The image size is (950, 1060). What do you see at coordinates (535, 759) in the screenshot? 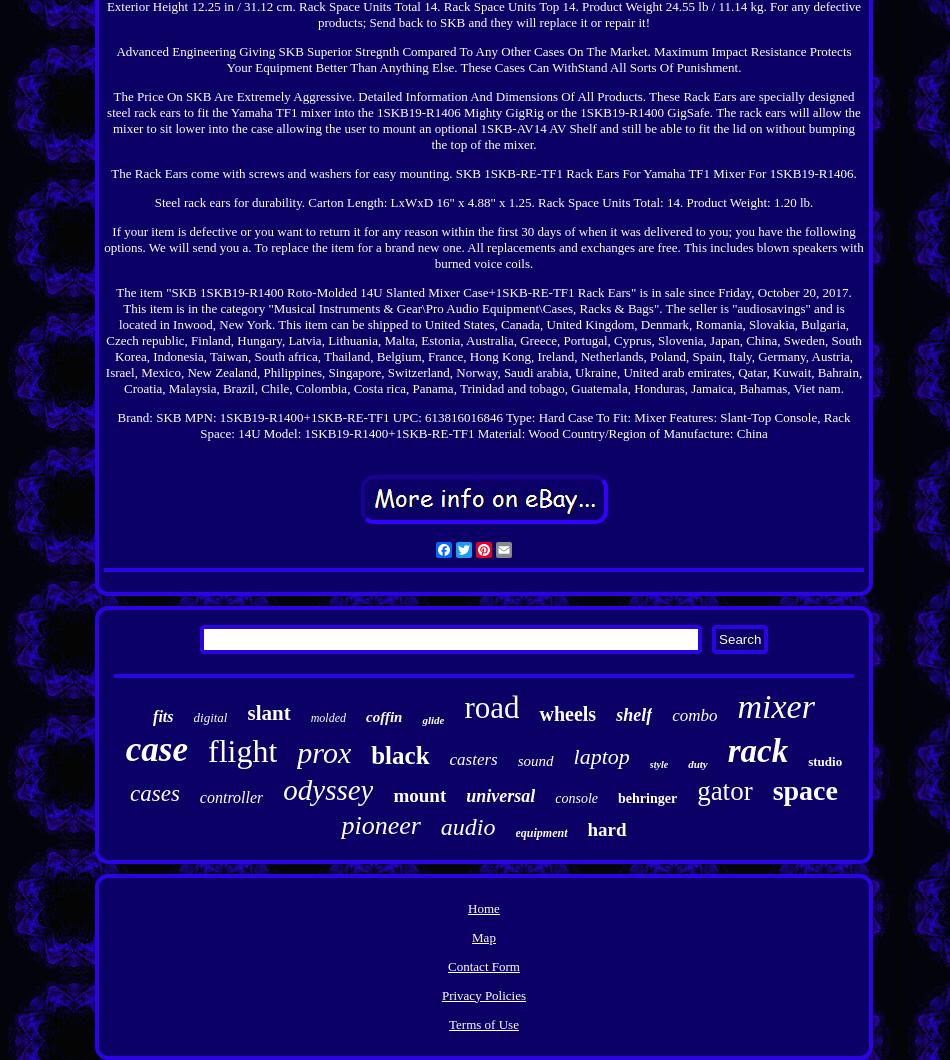
I see `'sound'` at bounding box center [535, 759].